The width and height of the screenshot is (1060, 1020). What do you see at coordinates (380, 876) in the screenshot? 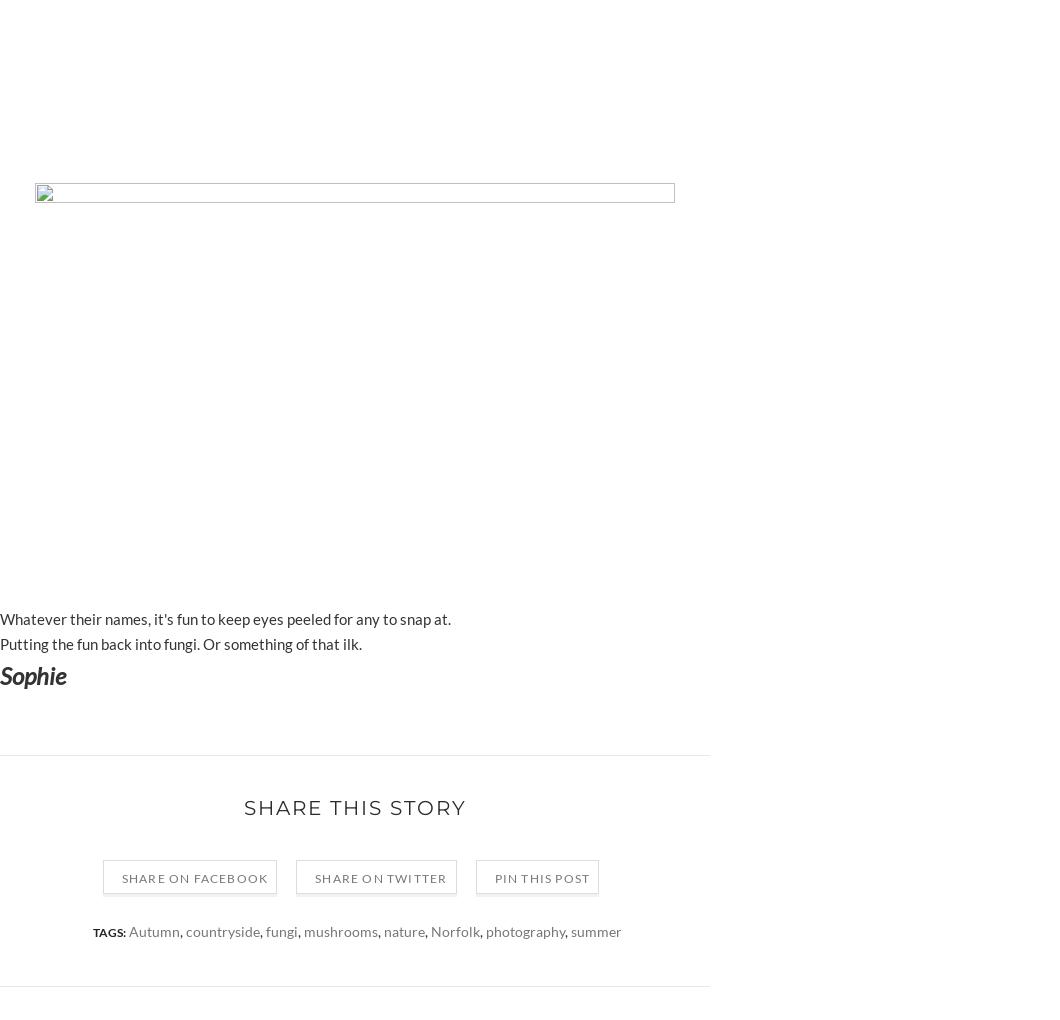
I see `'Share on Twitter'` at bounding box center [380, 876].